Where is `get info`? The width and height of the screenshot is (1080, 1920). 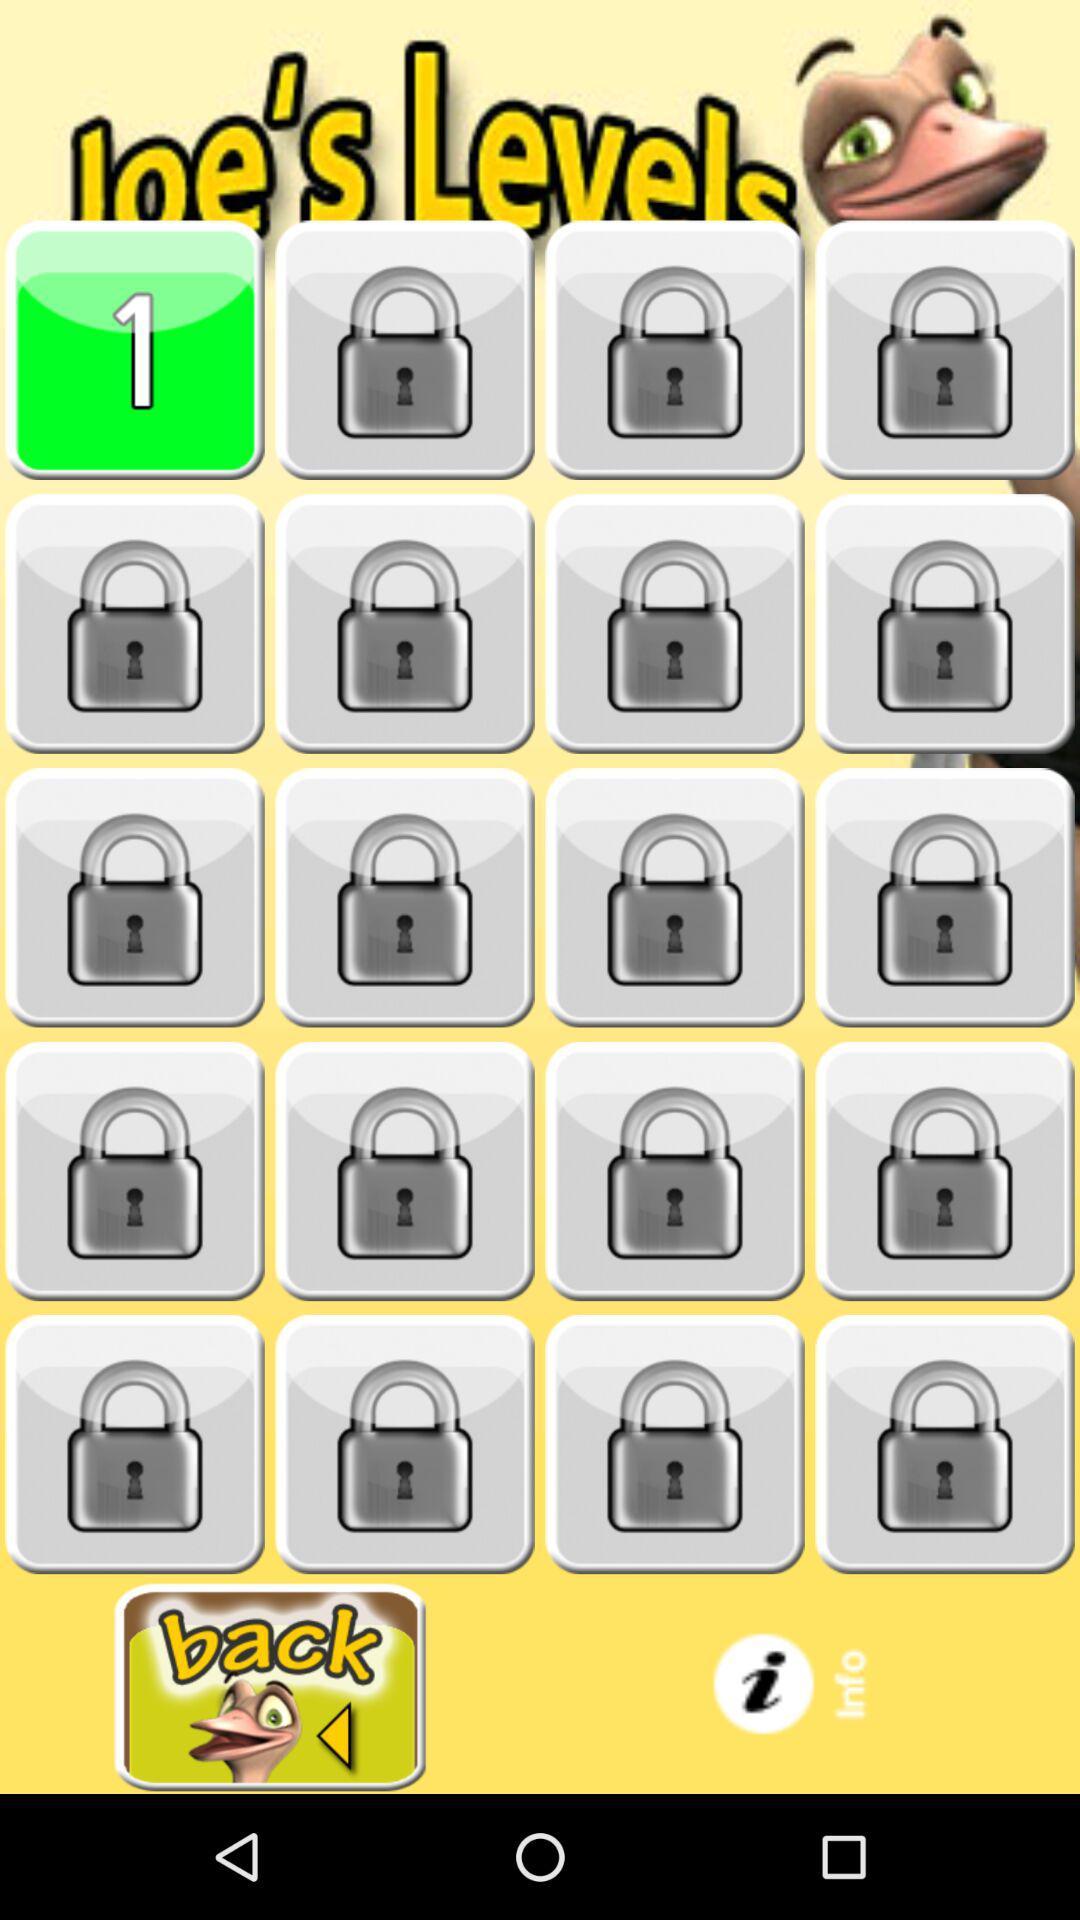 get info is located at coordinates (810, 1686).